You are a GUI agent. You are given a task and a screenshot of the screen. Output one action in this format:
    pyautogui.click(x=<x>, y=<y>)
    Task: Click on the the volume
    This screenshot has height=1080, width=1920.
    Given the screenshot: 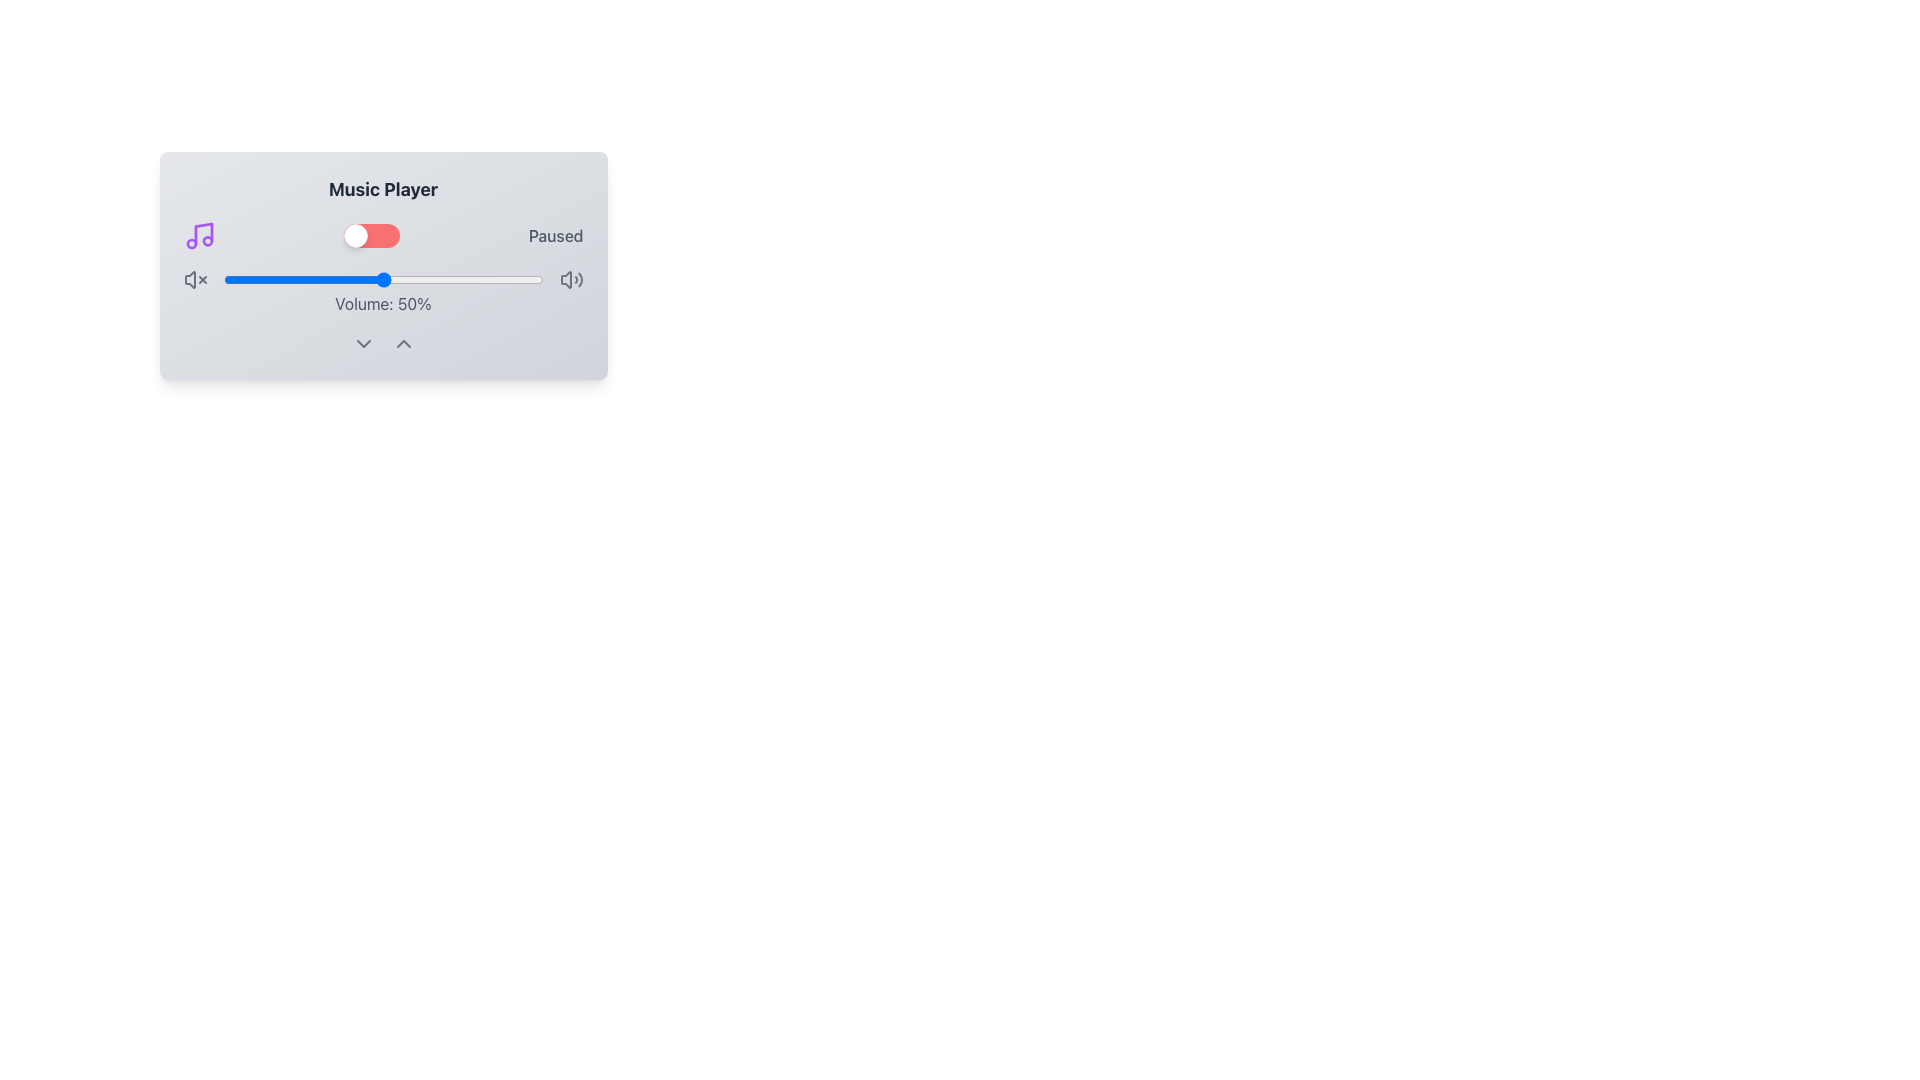 What is the action you would take?
    pyautogui.click(x=239, y=280)
    